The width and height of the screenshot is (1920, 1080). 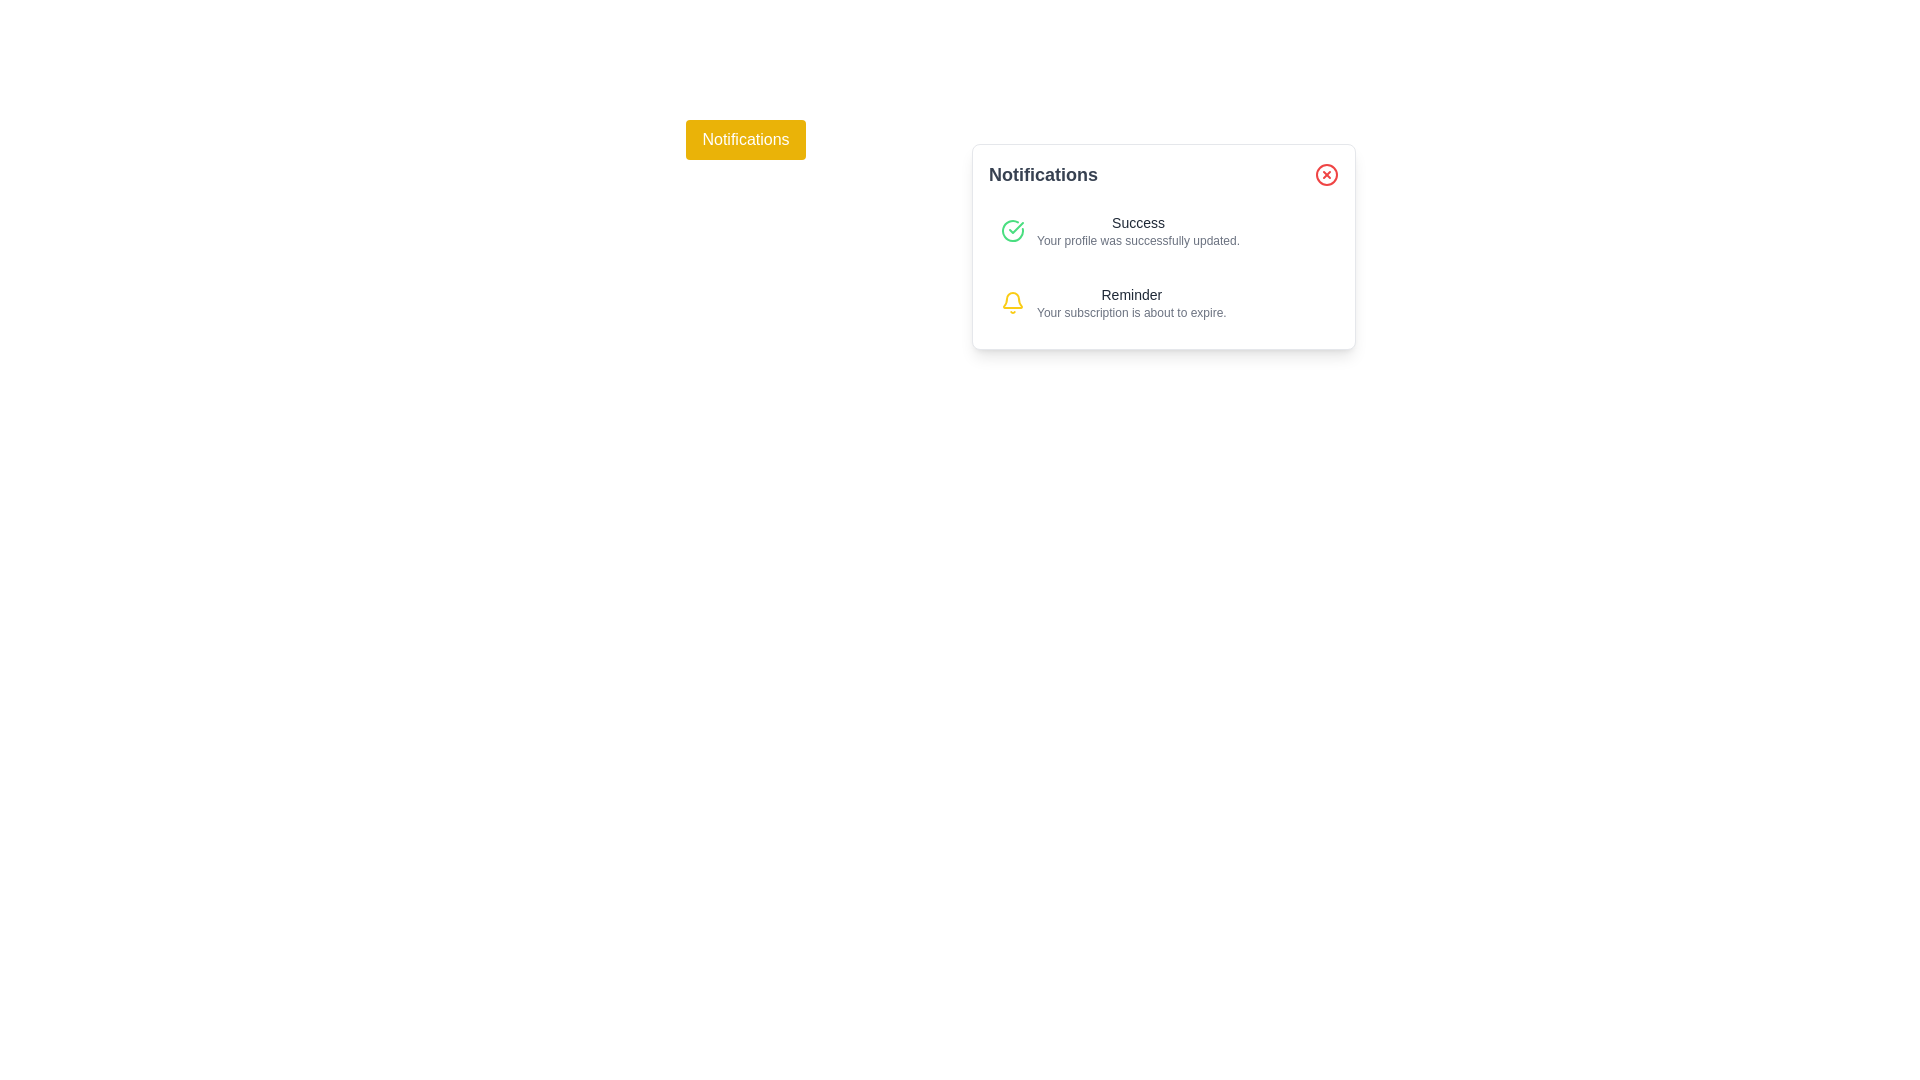 What do you see at coordinates (1012, 303) in the screenshot?
I see `the notification icon that visually represents an alert related to the text 'Reminder Your subscription is about to expire.'` at bounding box center [1012, 303].